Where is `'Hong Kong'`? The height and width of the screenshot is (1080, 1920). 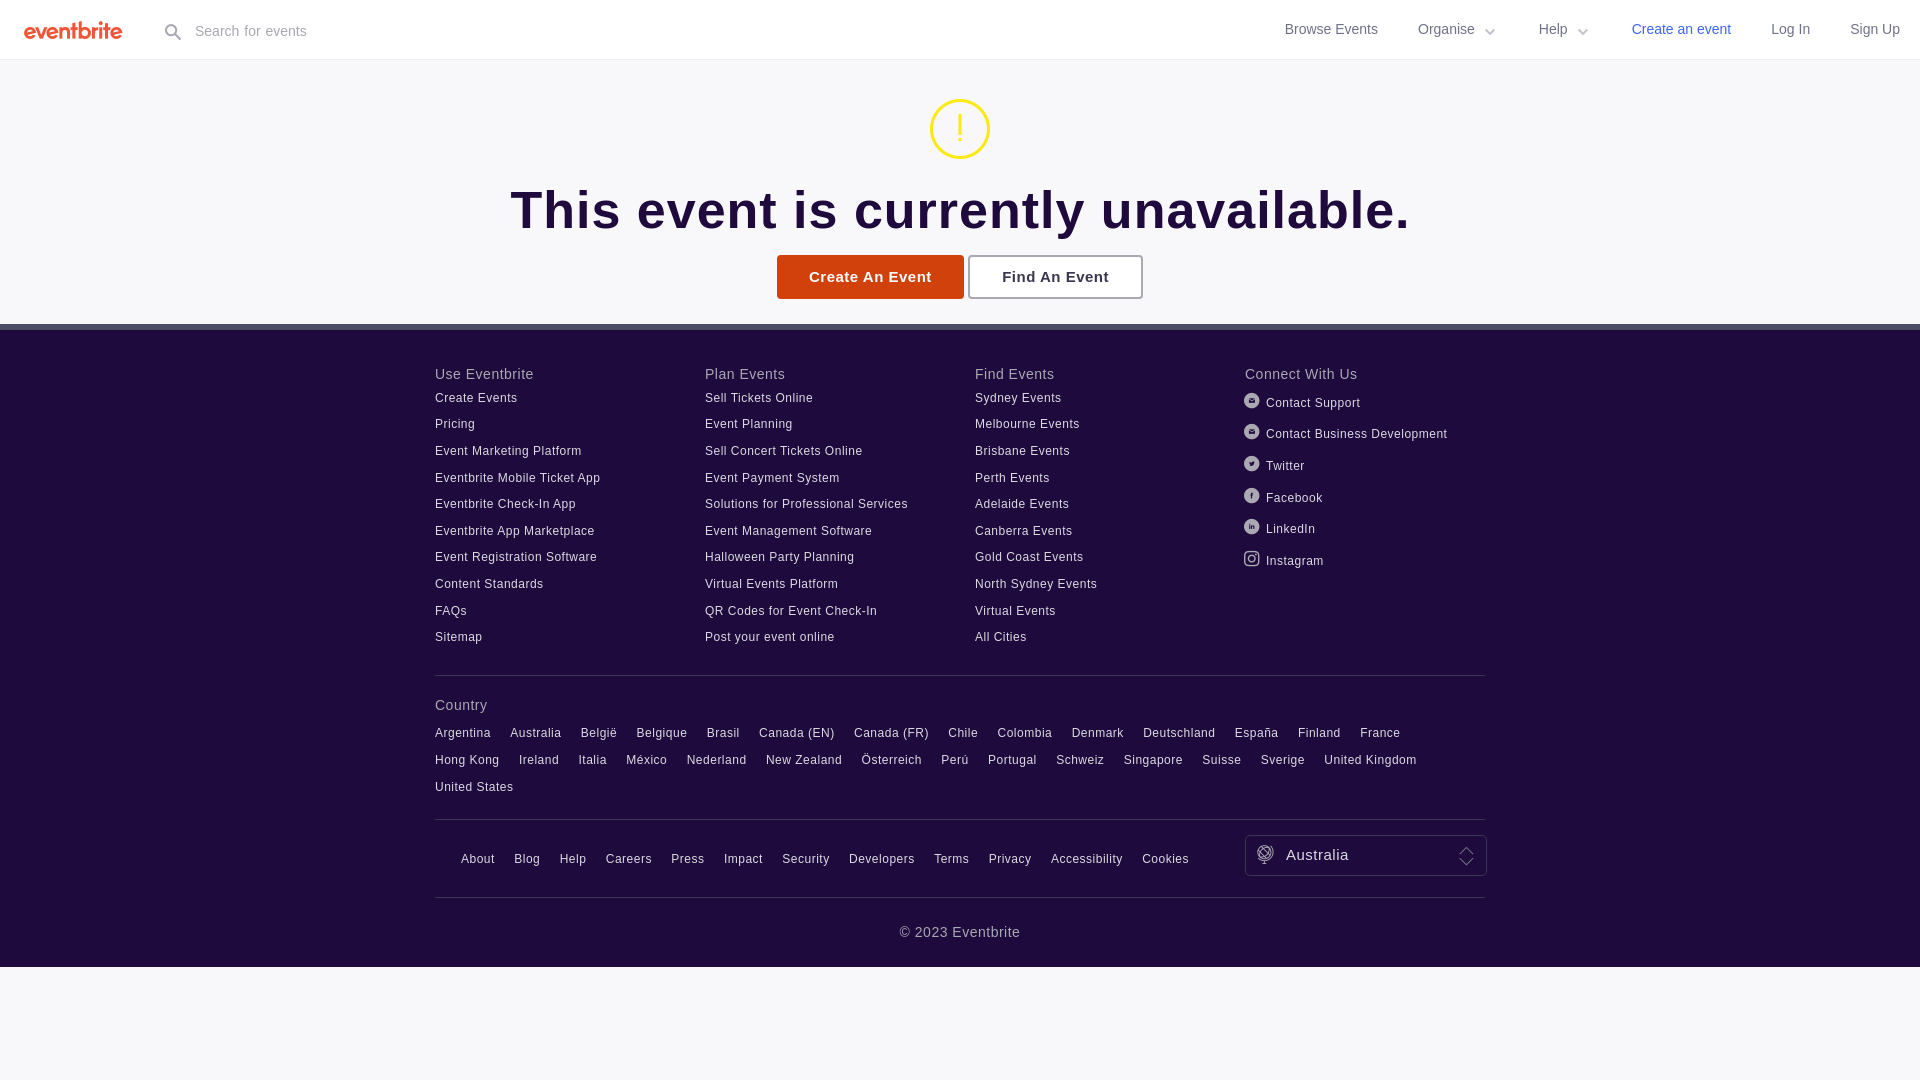
'Hong Kong' is located at coordinates (434, 759).